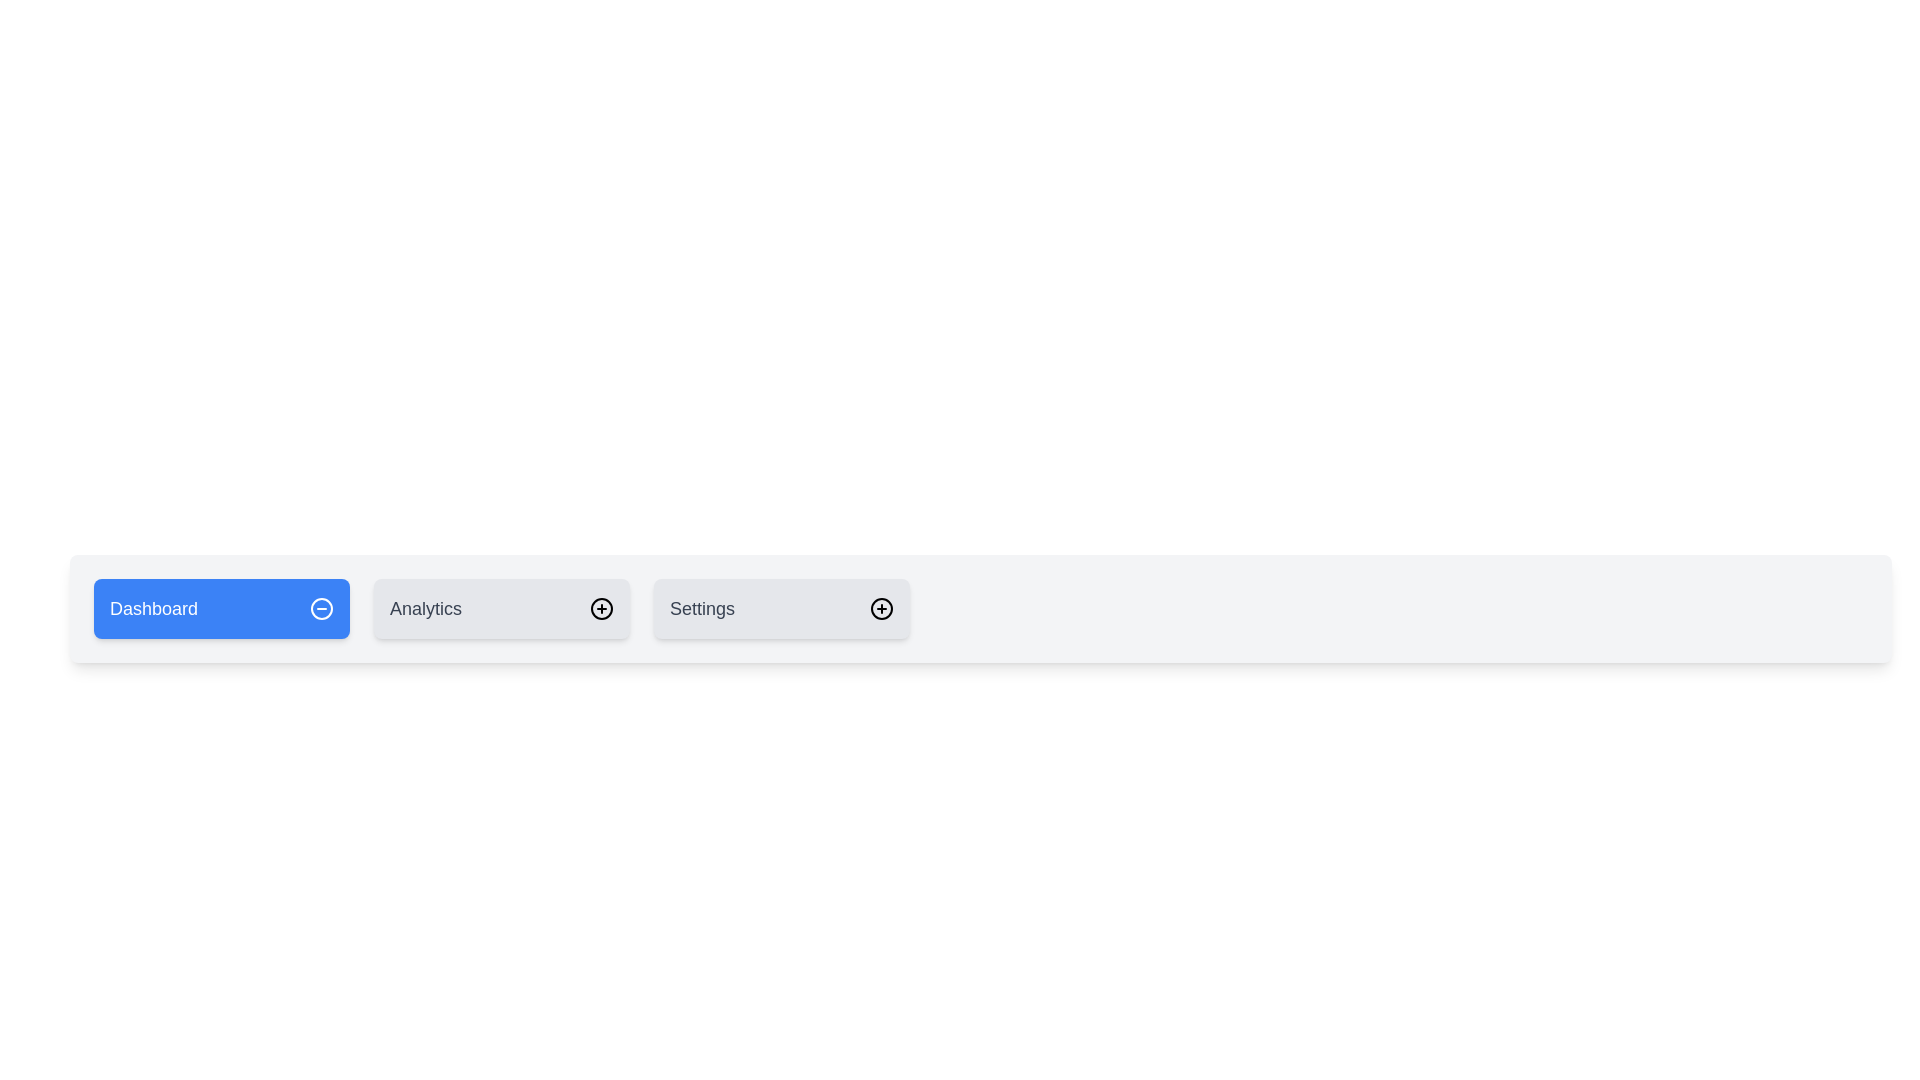 This screenshot has height=1080, width=1920. Describe the element at coordinates (321, 608) in the screenshot. I see `the circular icon with a horizontal line, located in the 'Dashboard' option of the navigation row, positioned towards the rightmost side adjacent to the label text` at that location.